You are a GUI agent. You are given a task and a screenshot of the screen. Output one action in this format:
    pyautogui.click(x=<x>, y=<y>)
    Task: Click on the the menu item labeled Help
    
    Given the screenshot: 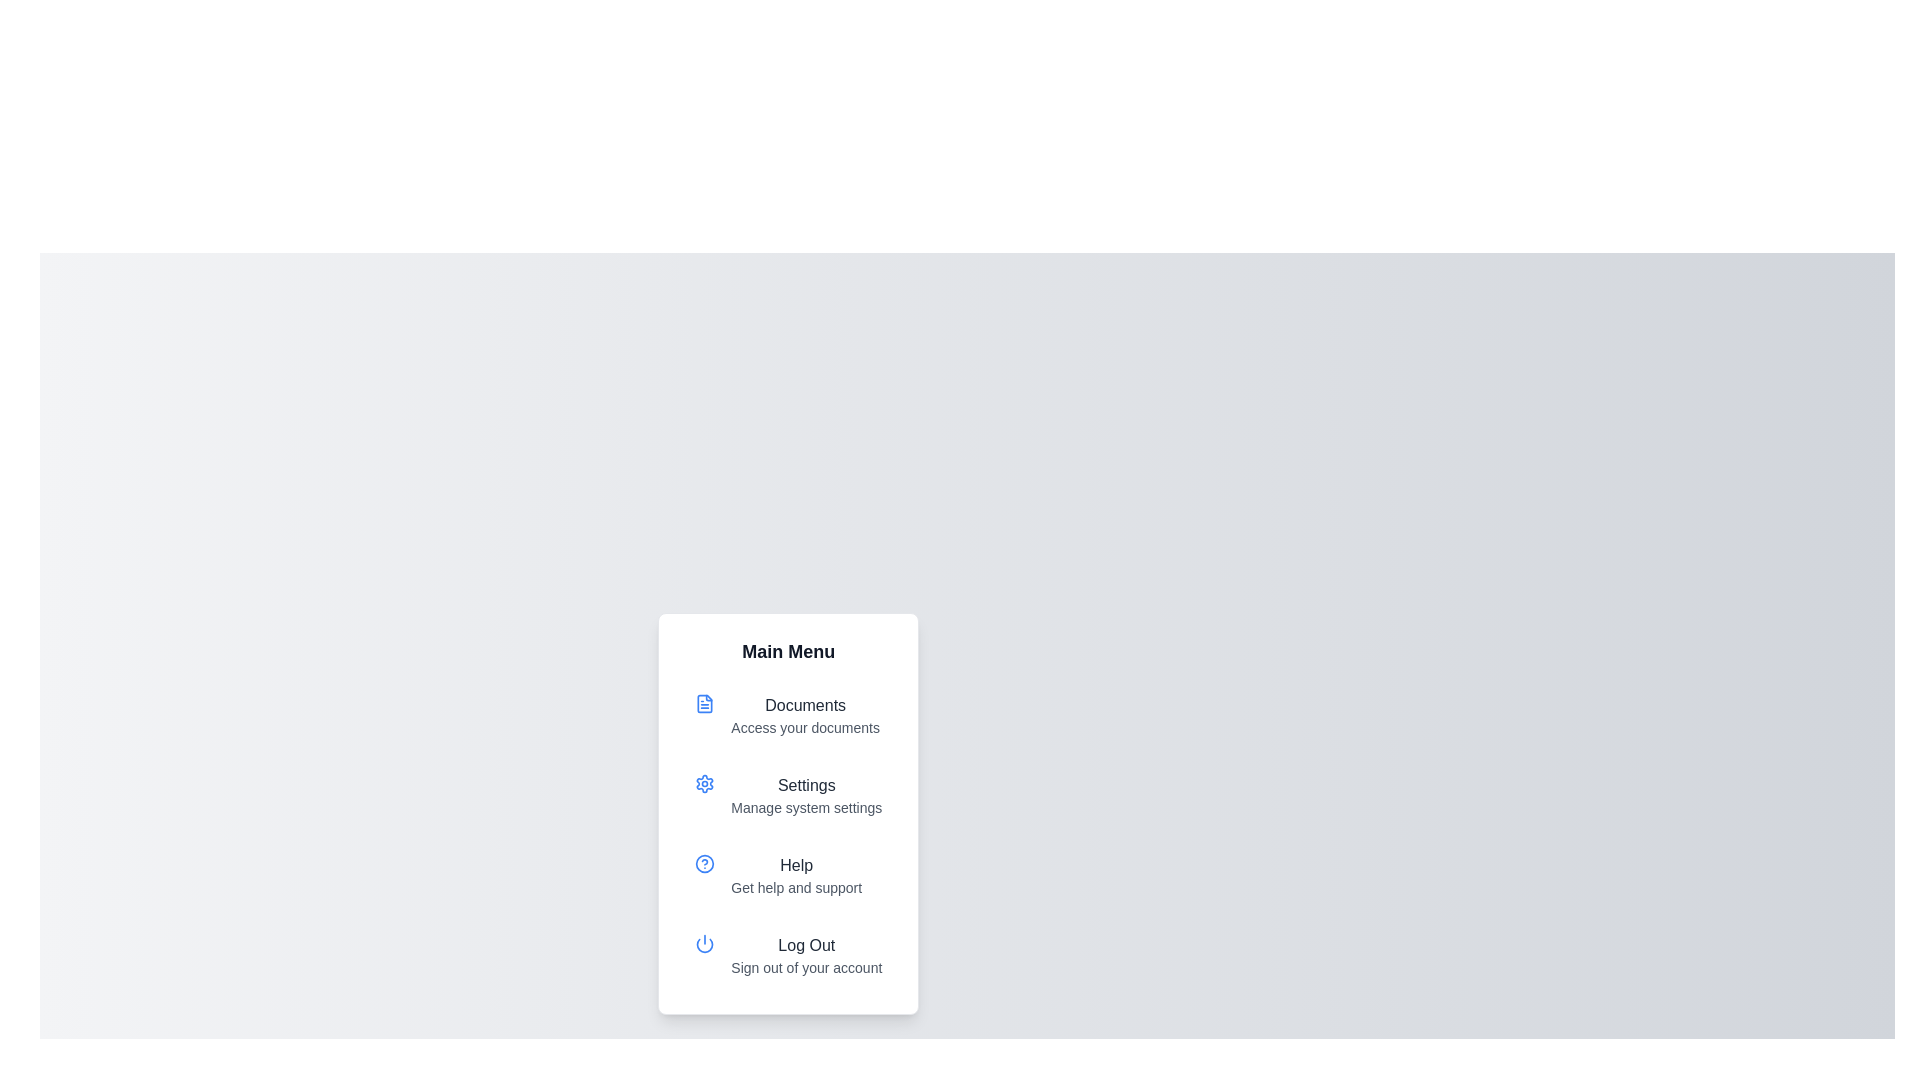 What is the action you would take?
    pyautogui.click(x=787, y=874)
    